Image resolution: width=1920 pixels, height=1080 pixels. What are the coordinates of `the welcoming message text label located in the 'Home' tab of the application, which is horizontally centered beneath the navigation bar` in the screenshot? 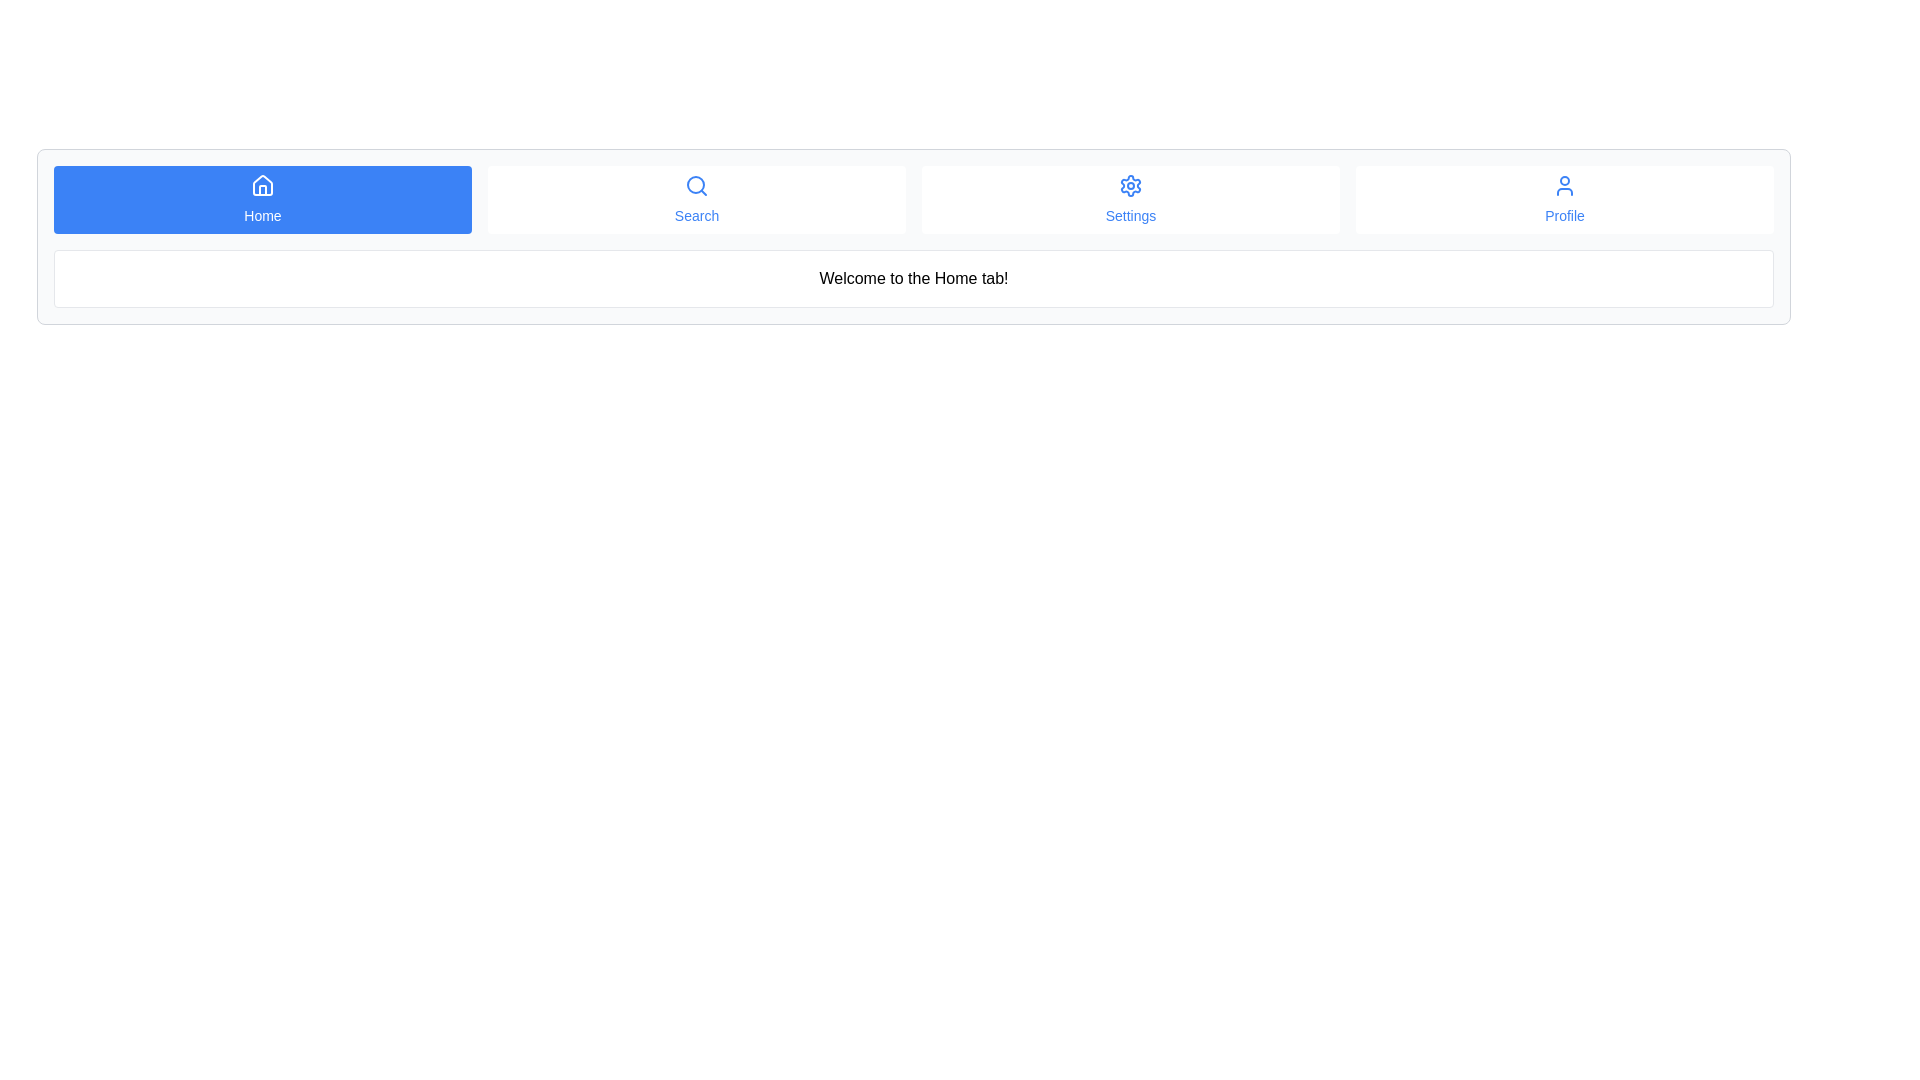 It's located at (912, 278).